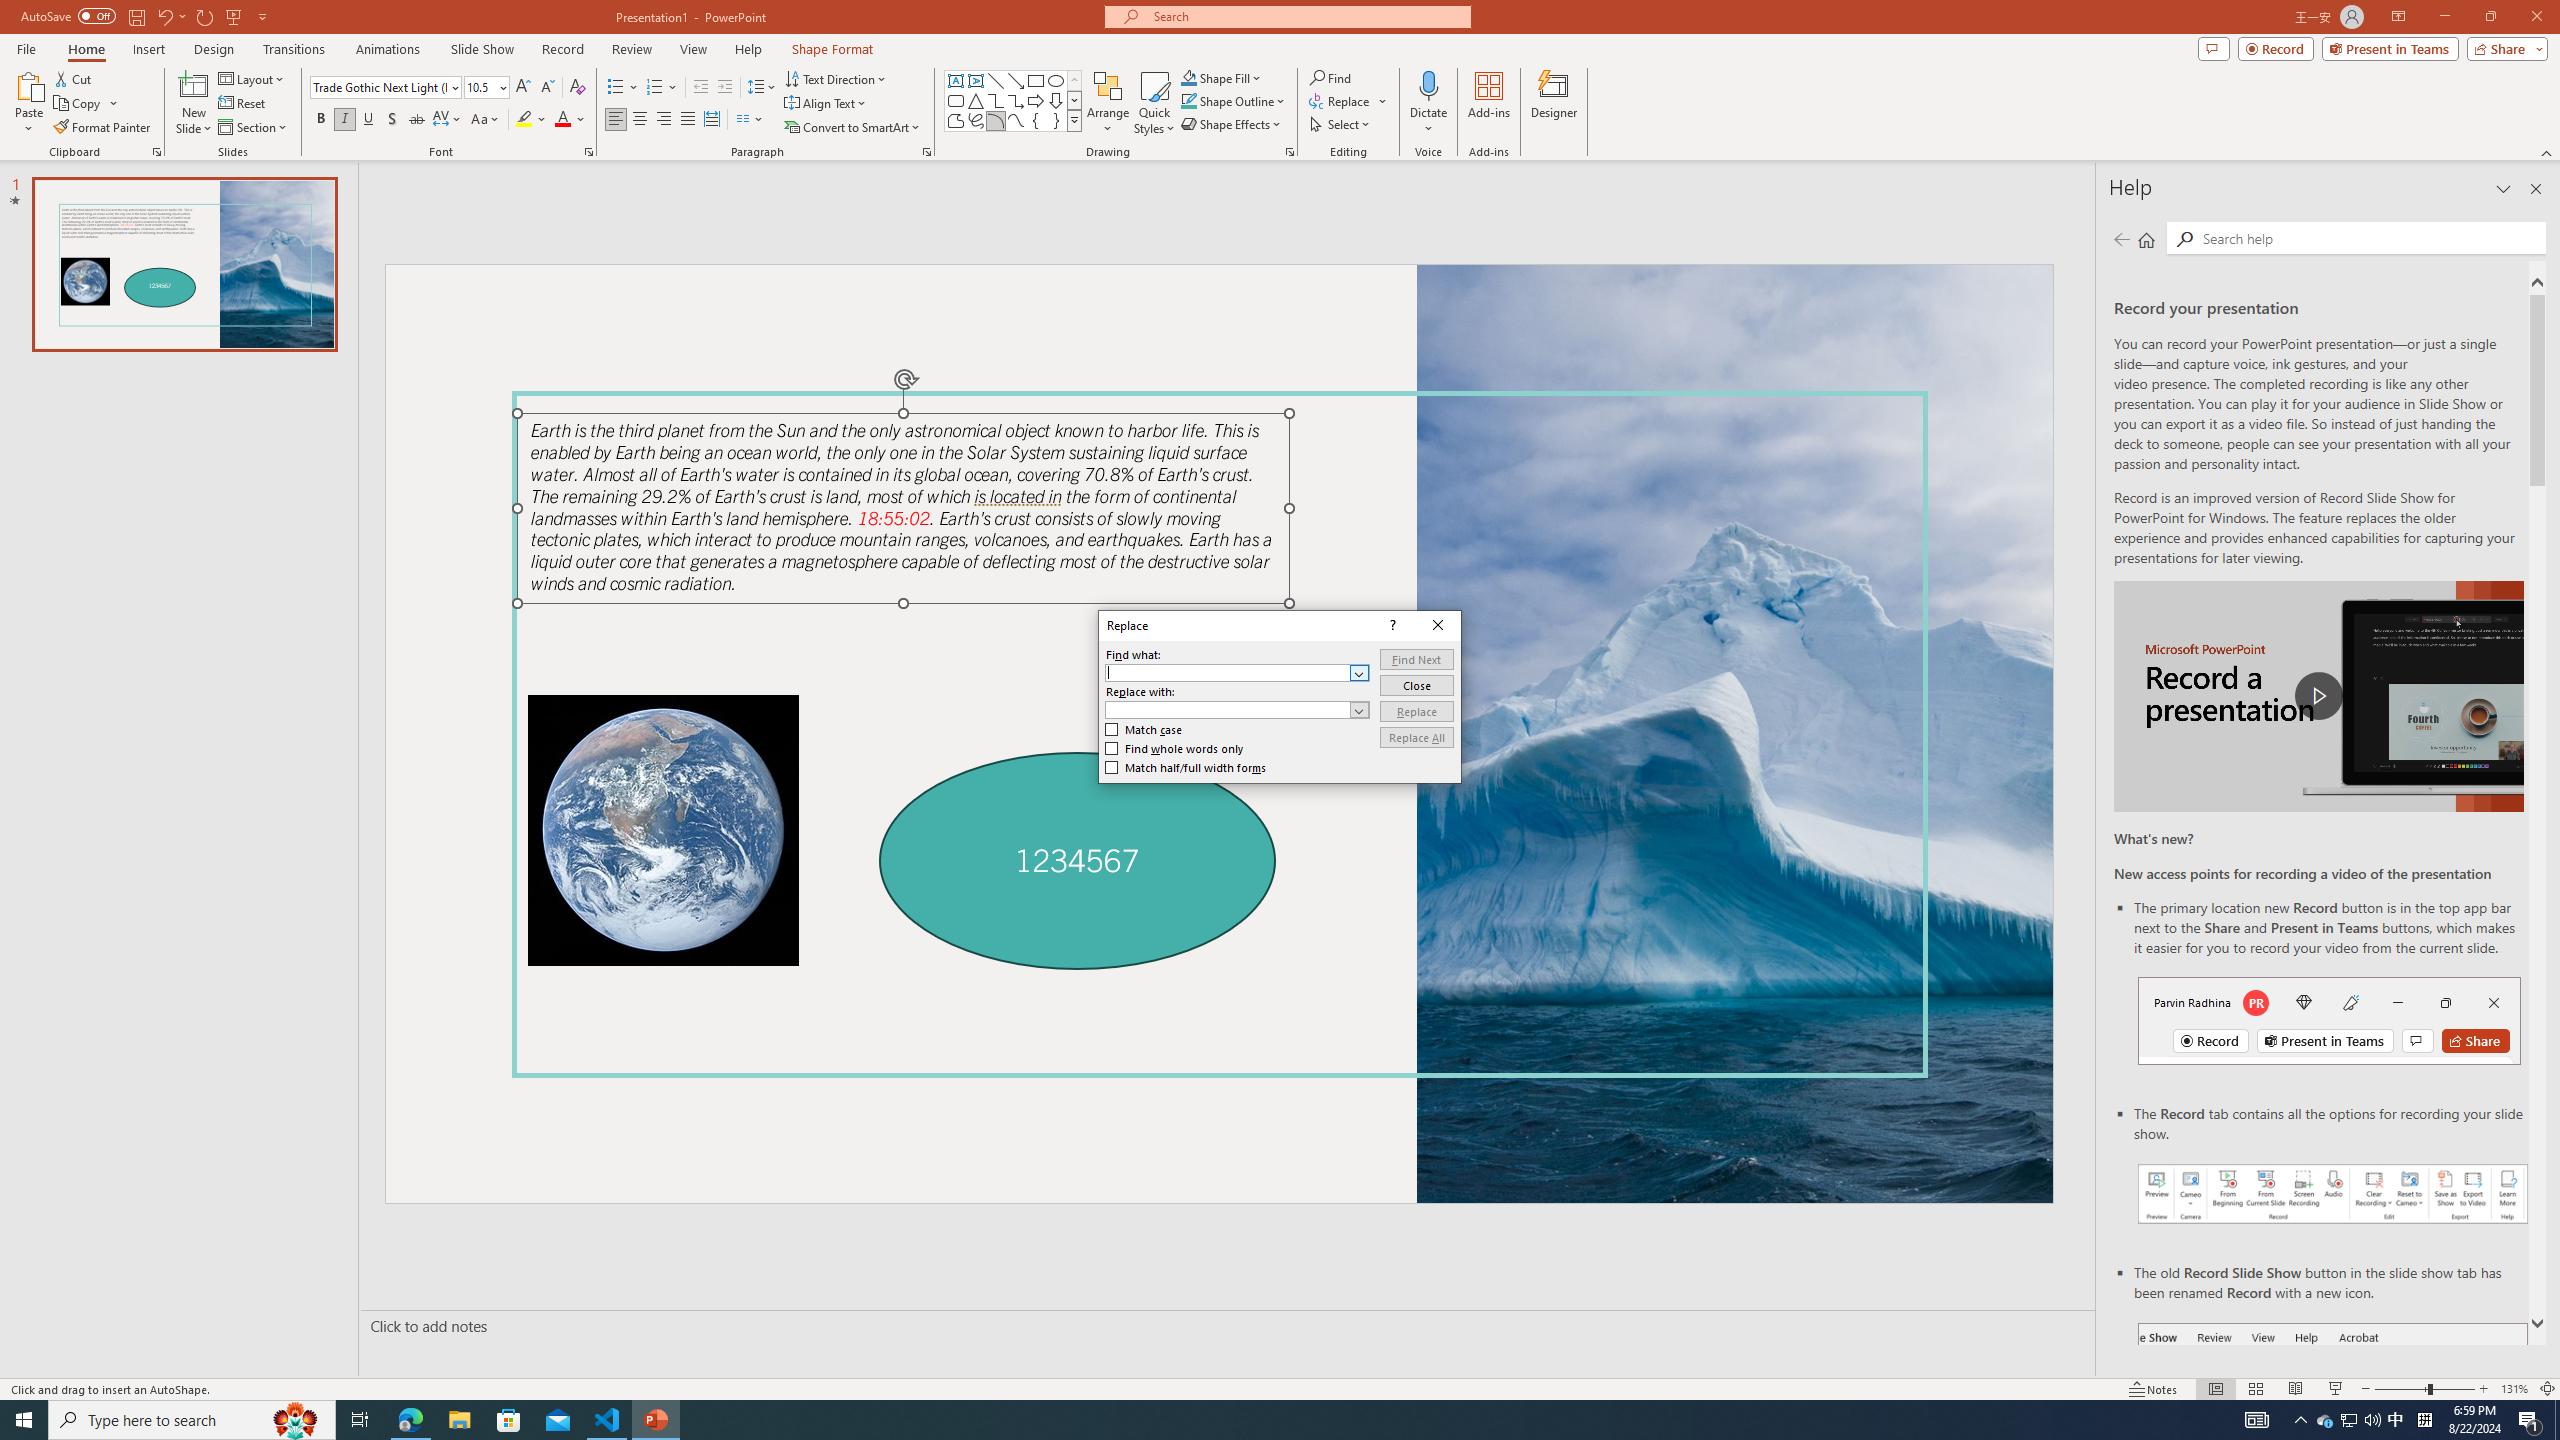 The image size is (2560, 1440). What do you see at coordinates (1144, 728) in the screenshot?
I see `'Match case'` at bounding box center [1144, 728].